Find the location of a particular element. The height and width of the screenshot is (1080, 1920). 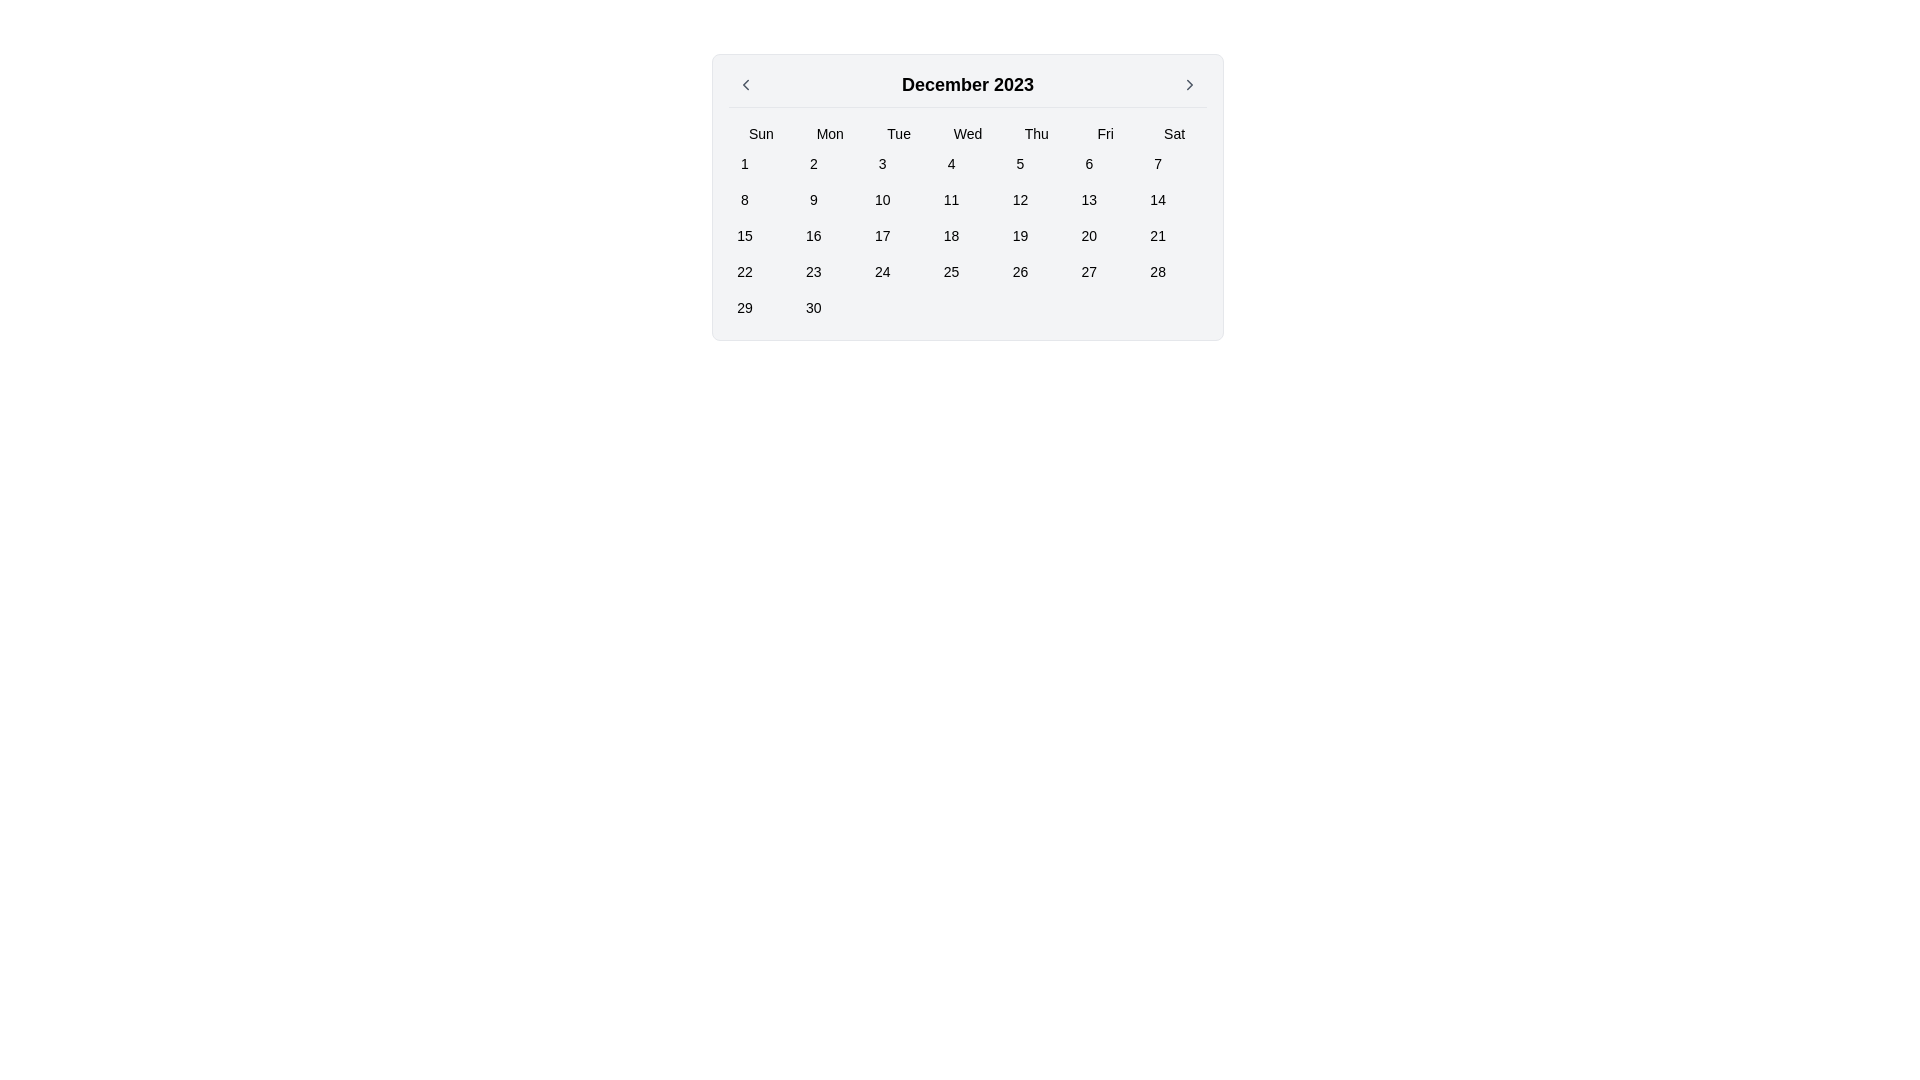

the button that allows users to select the date '26' in the calendar grid, located under the 'Thu' header is located at coordinates (1020, 272).